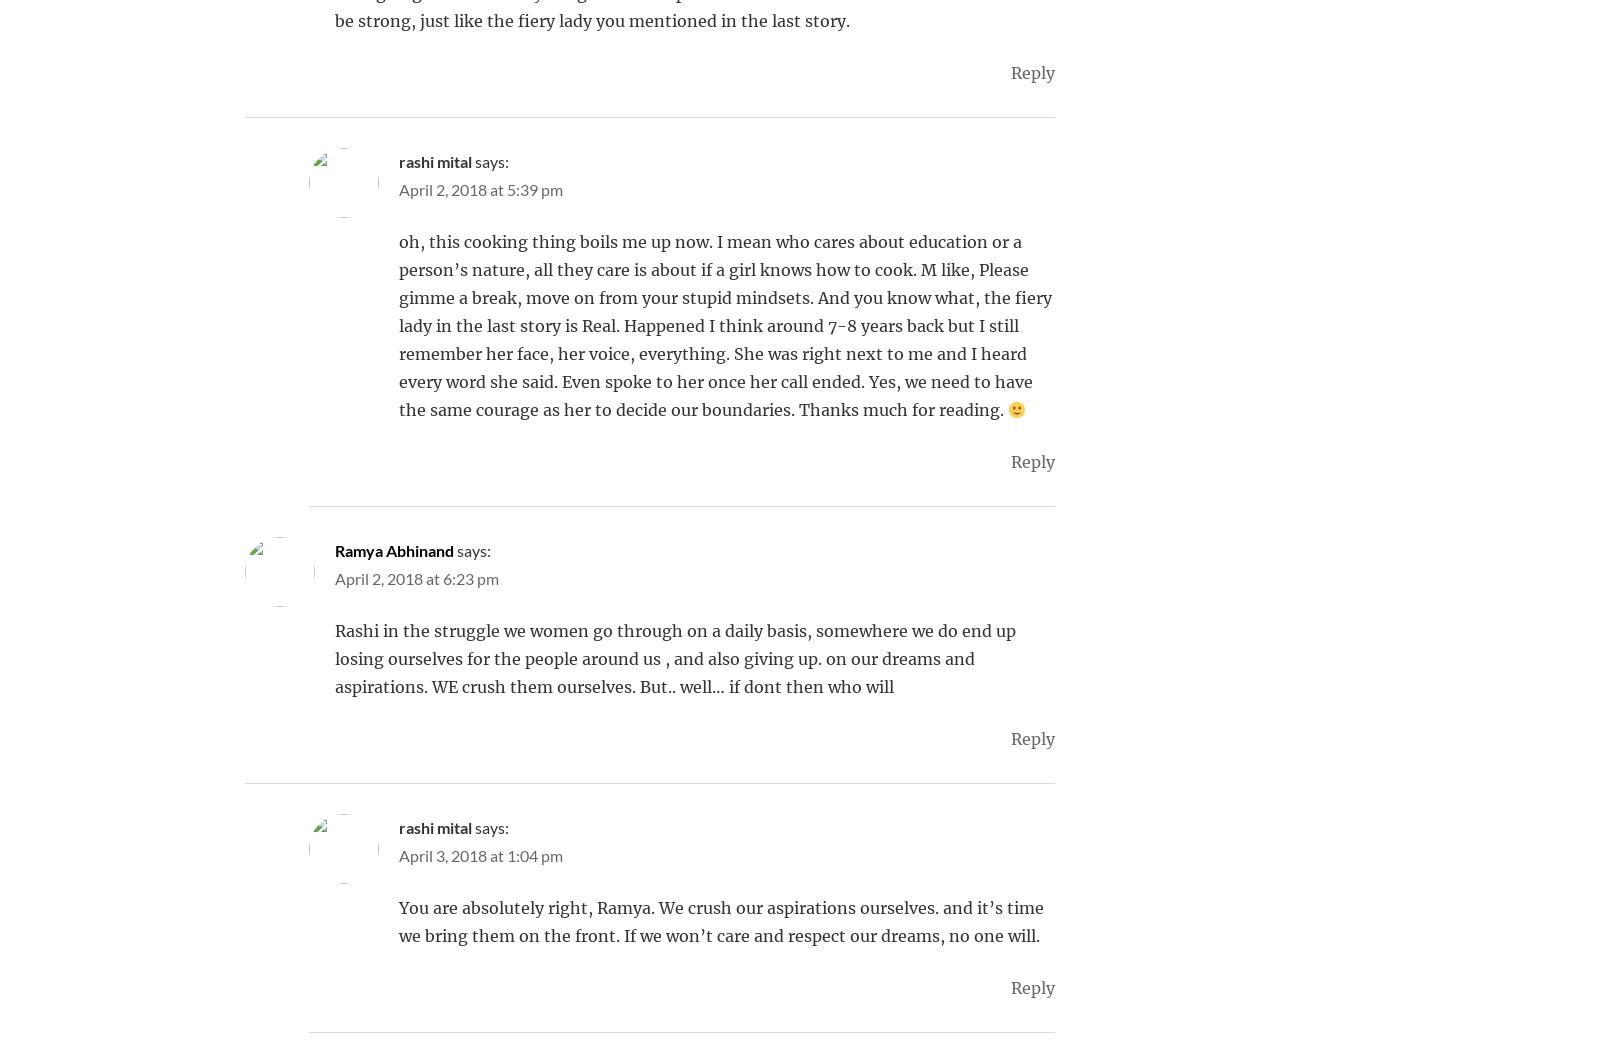 The image size is (1600, 1059). What do you see at coordinates (394, 549) in the screenshot?
I see `'Ramya Abhinand'` at bounding box center [394, 549].